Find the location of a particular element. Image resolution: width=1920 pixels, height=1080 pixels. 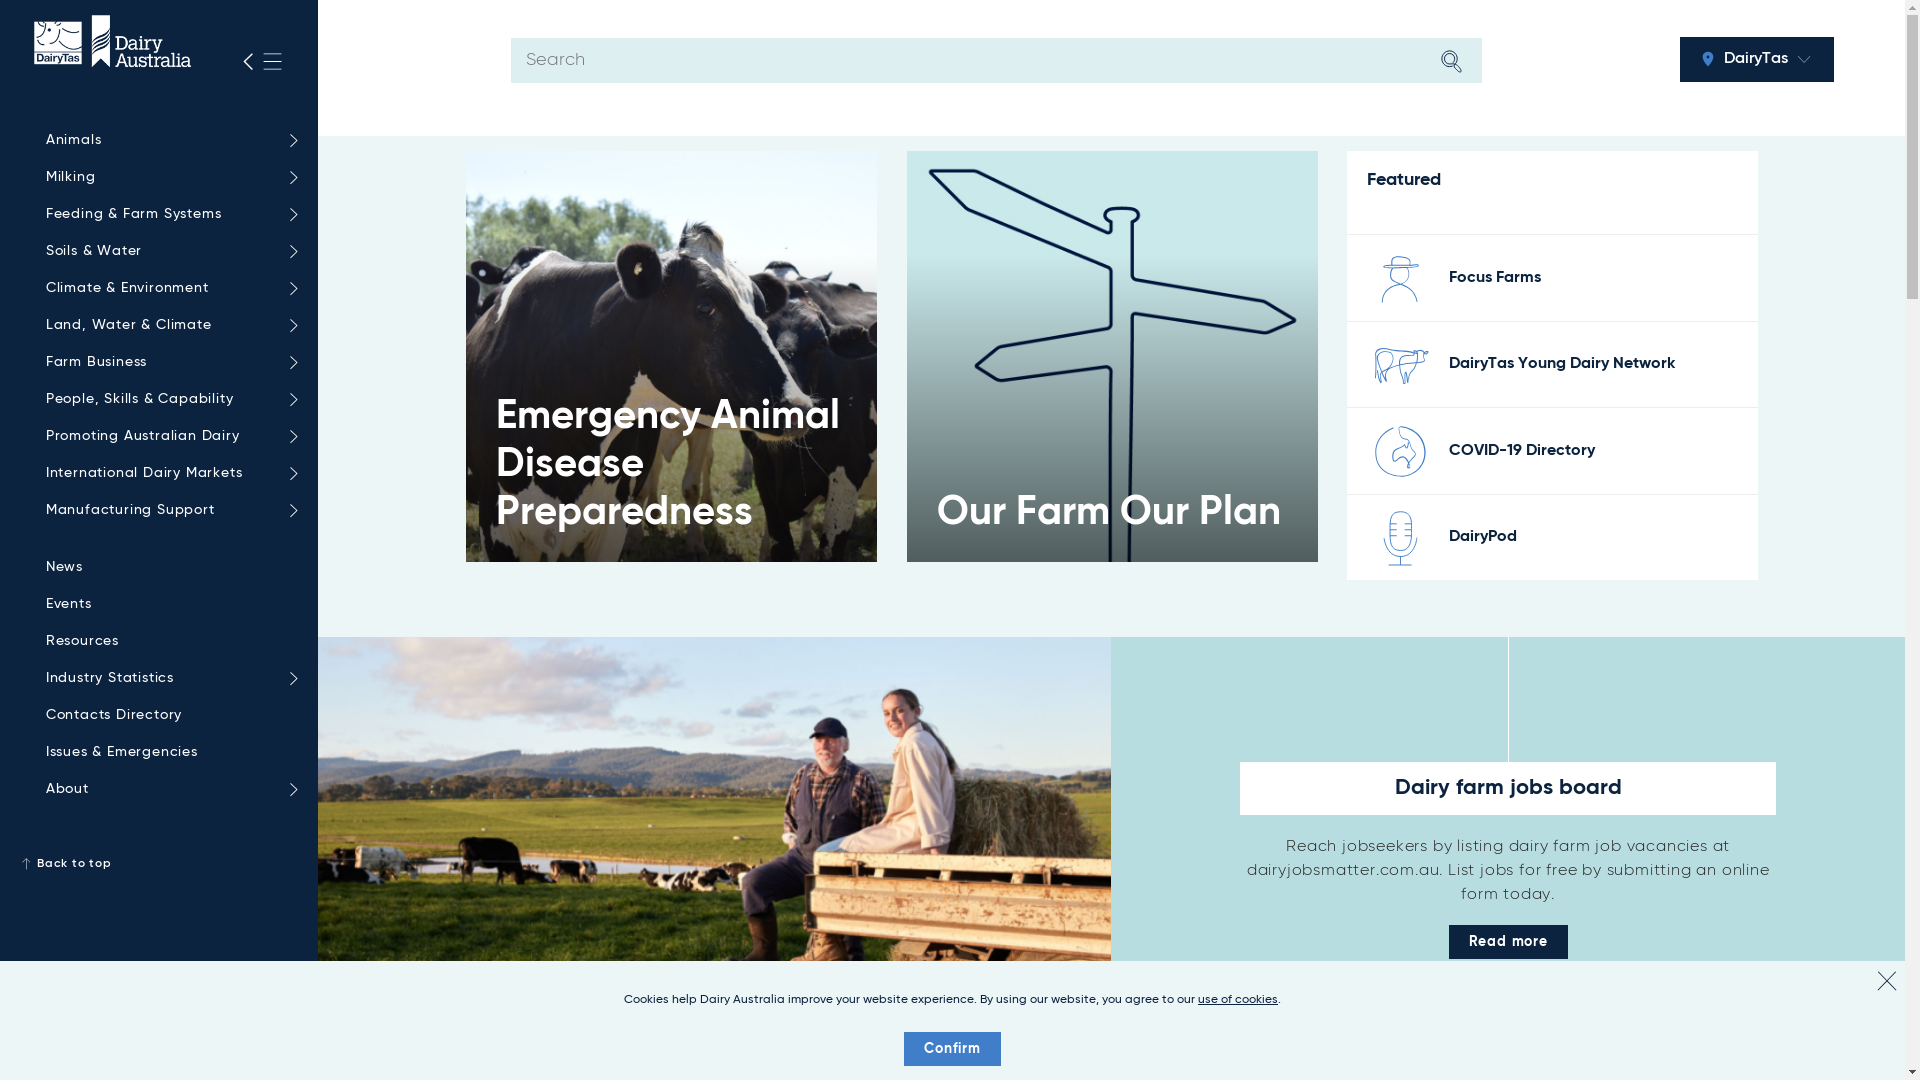

'Land, Water & Climate' is located at coordinates (167, 324).